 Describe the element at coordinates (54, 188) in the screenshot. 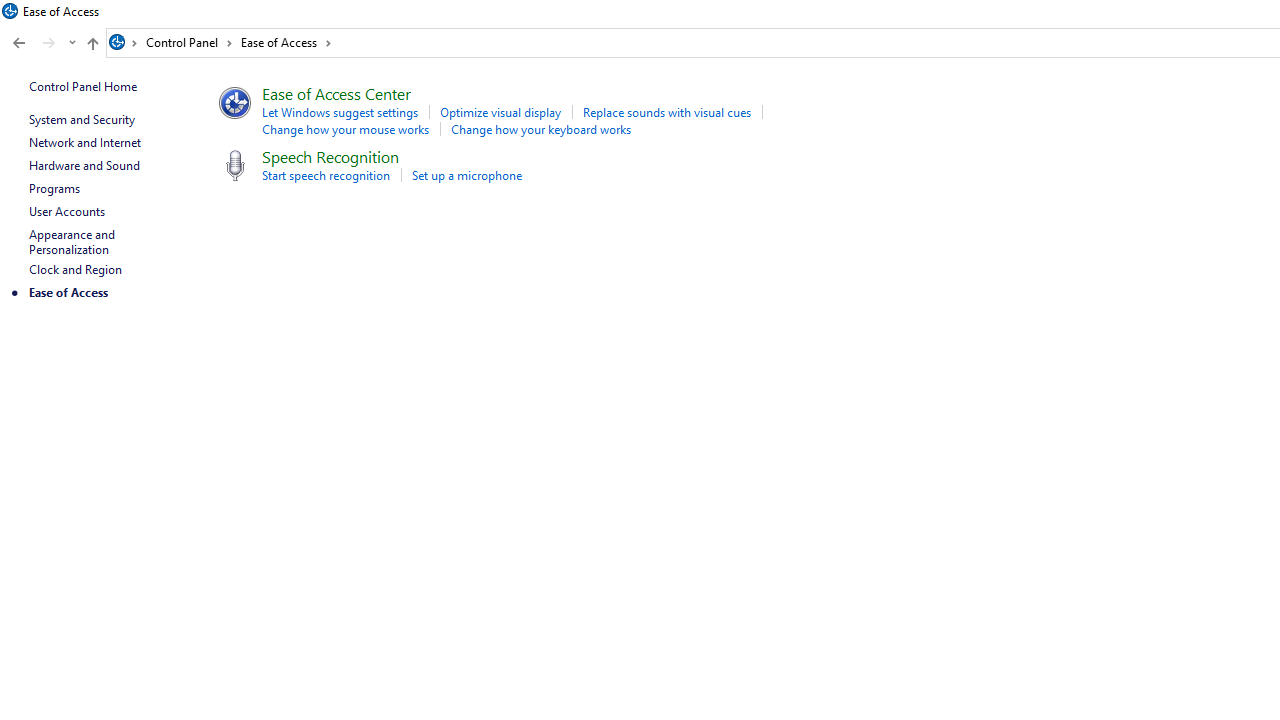

I see `'Programs'` at that location.